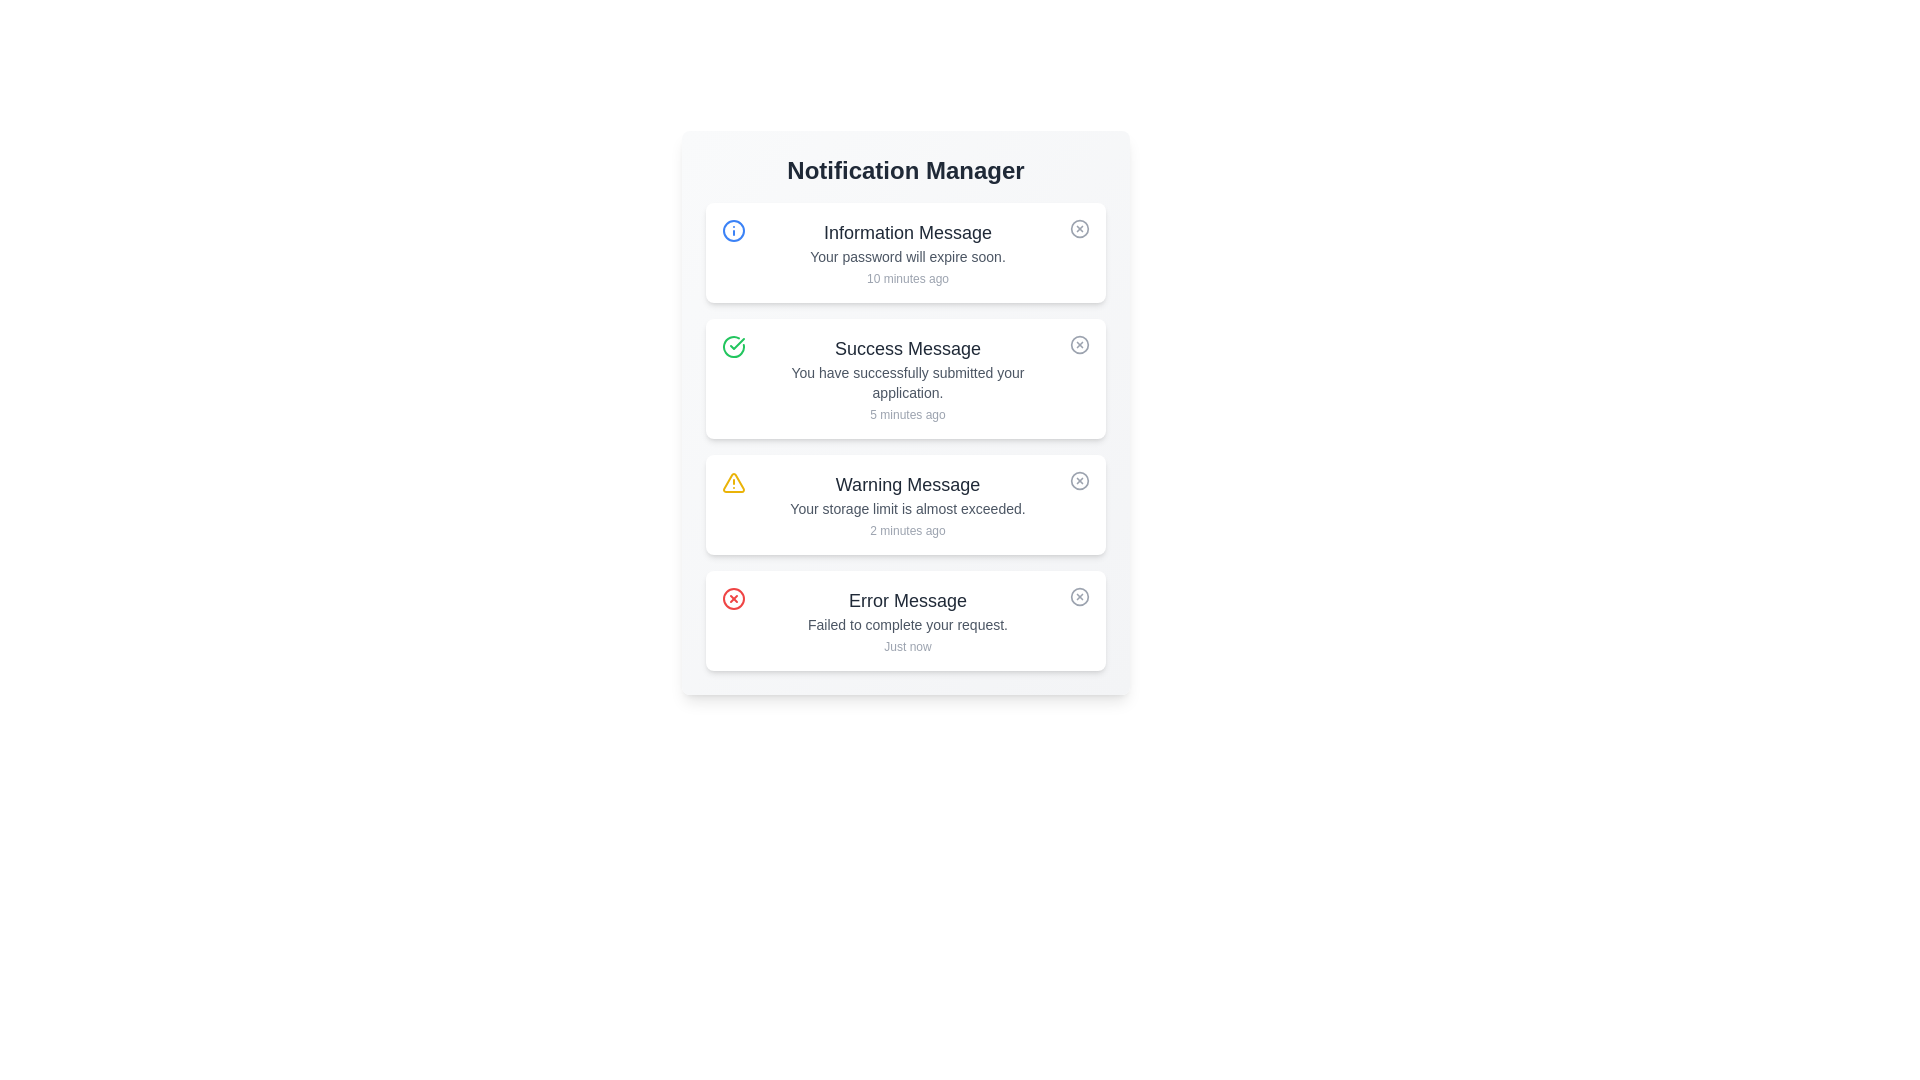 This screenshot has width=1920, height=1080. Describe the element at coordinates (906, 485) in the screenshot. I see `contents of the 'Warning Message' text label located in the first position of the third notification card, which is styled in a large dark gray font` at that location.